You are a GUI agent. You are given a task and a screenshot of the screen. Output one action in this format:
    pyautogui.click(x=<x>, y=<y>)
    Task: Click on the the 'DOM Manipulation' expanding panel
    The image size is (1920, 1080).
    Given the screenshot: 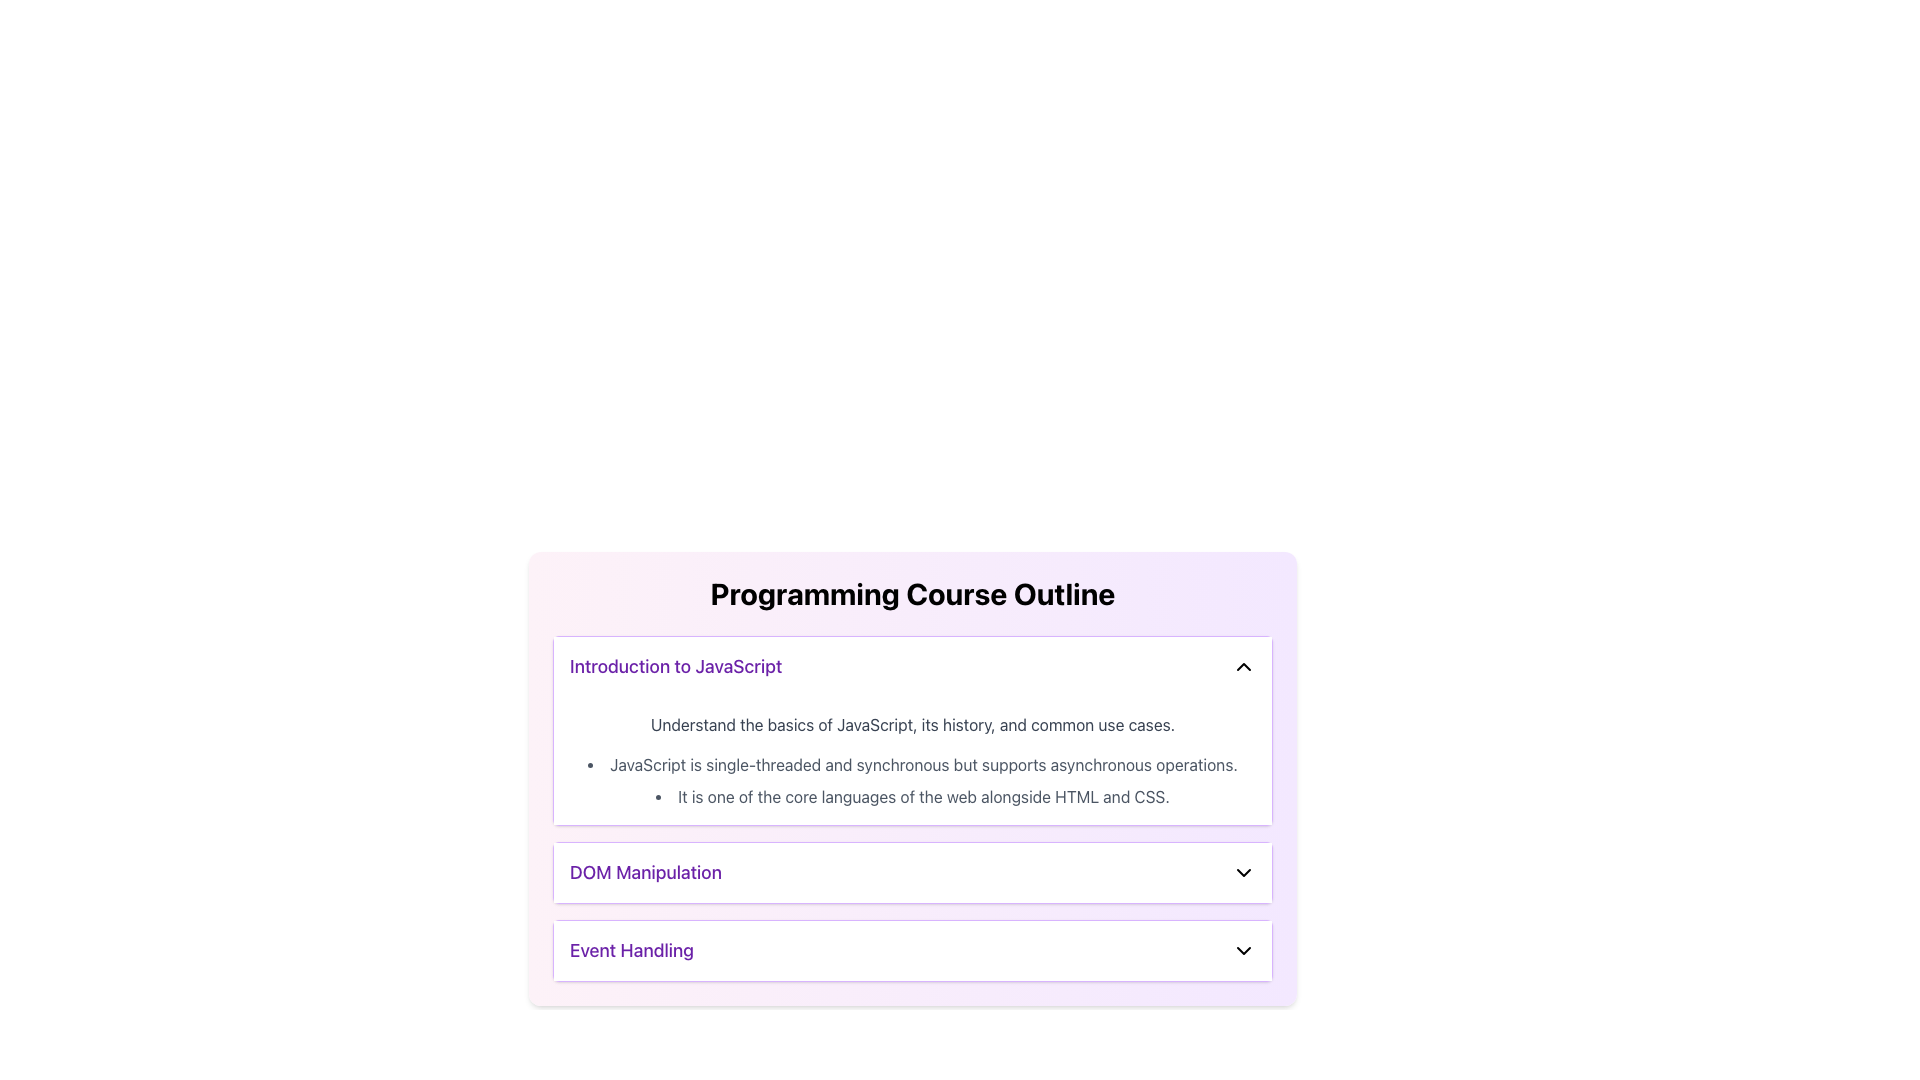 What is the action you would take?
    pyautogui.click(x=911, y=871)
    